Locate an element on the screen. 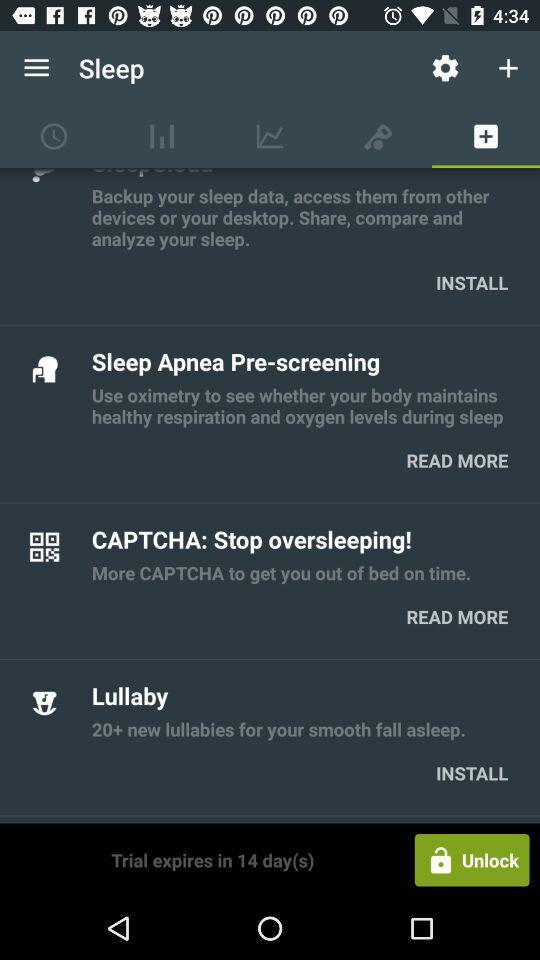  the text install shown in the first field is located at coordinates (472, 281).